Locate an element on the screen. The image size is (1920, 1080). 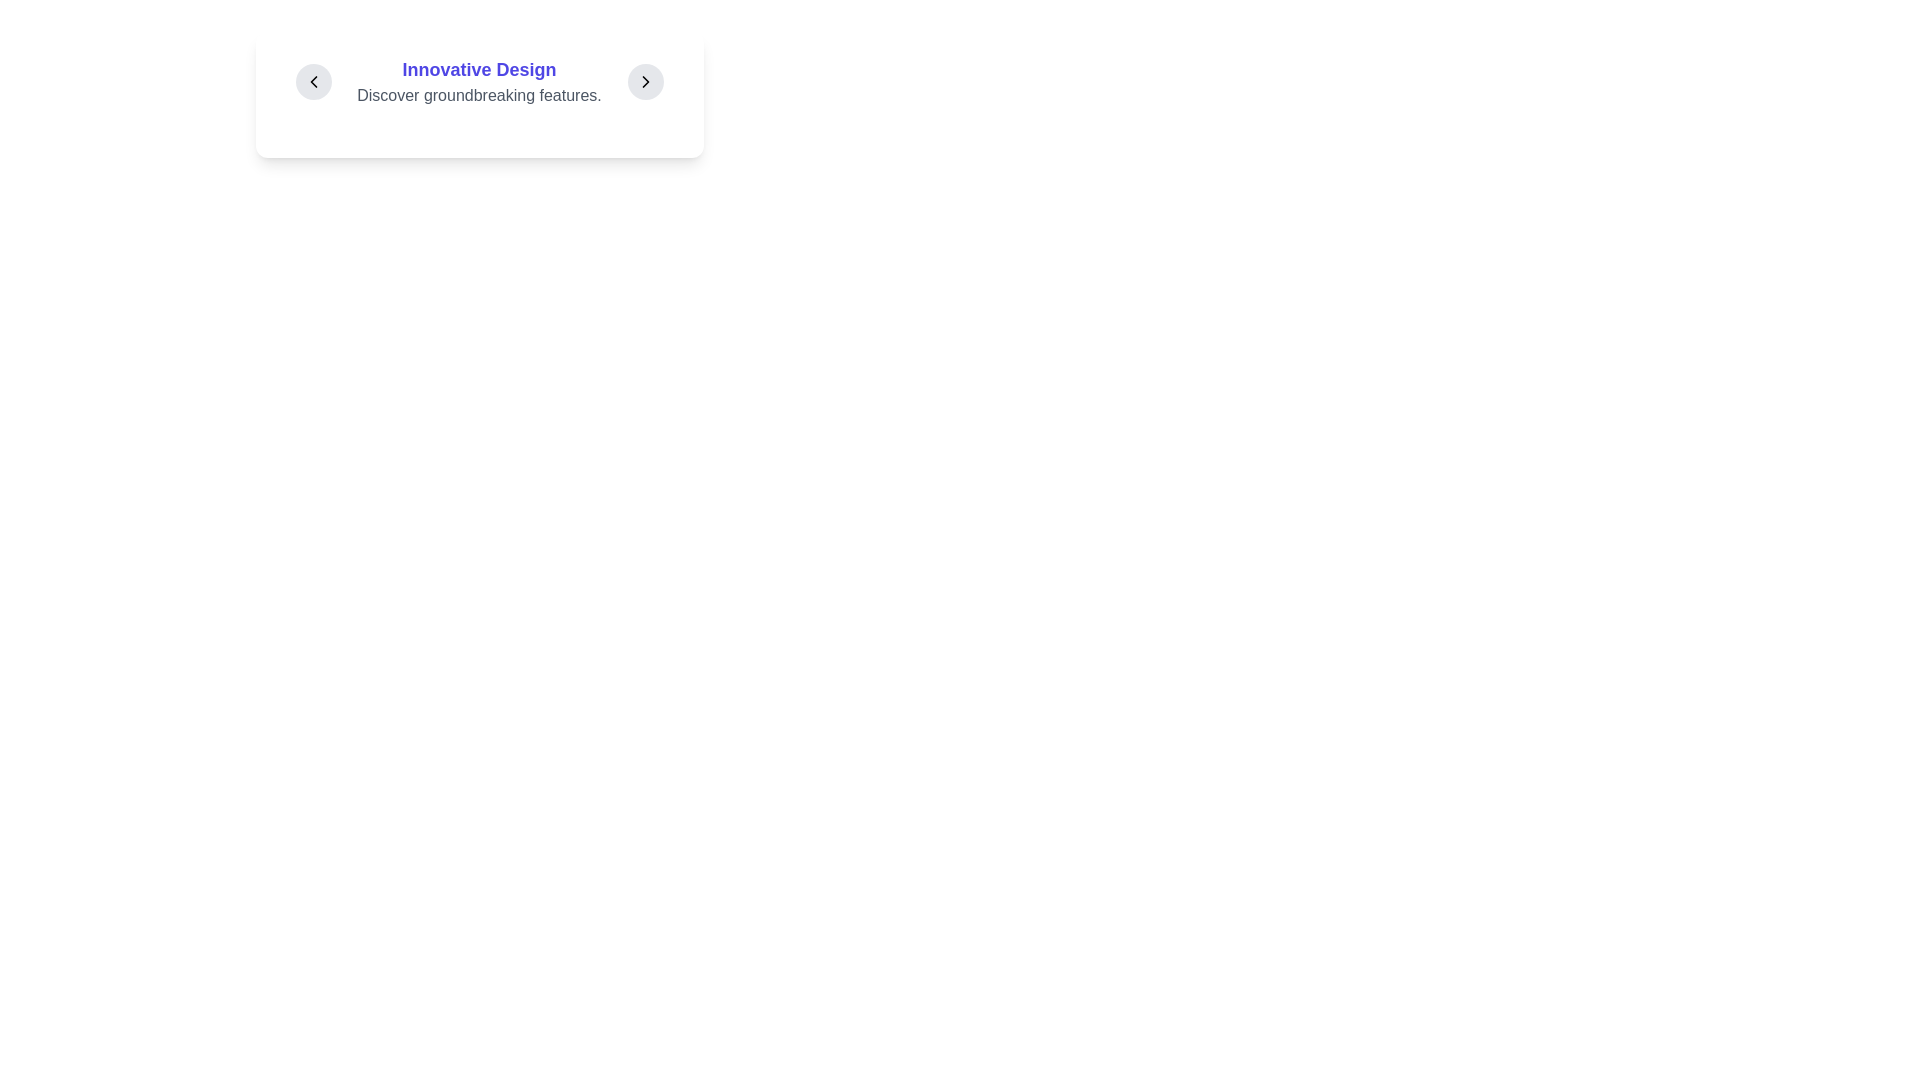
the second navigation indicator, a small circular solid-colored dot below the text 'Innovative Design', for accessibility navigation is located at coordinates (478, 128).